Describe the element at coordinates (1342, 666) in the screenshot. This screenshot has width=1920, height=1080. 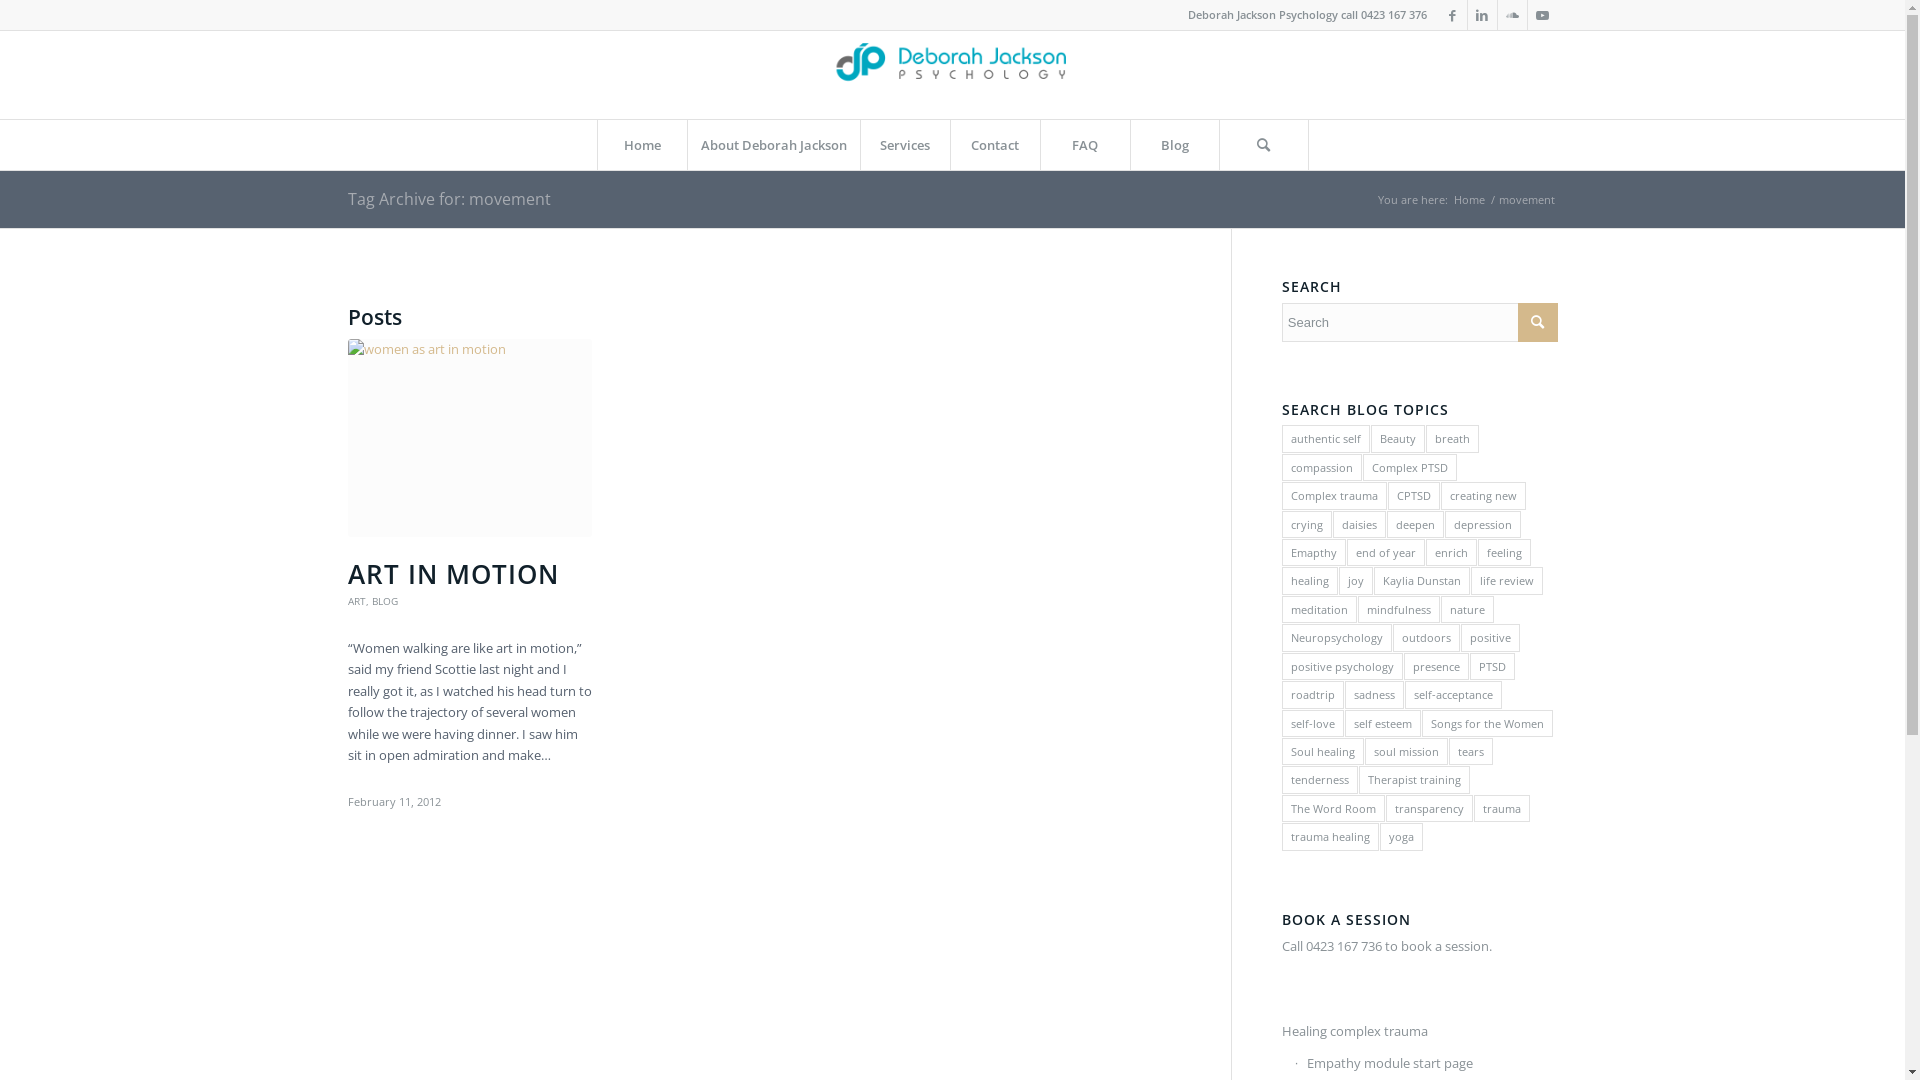
I see `'positive psychology'` at that location.